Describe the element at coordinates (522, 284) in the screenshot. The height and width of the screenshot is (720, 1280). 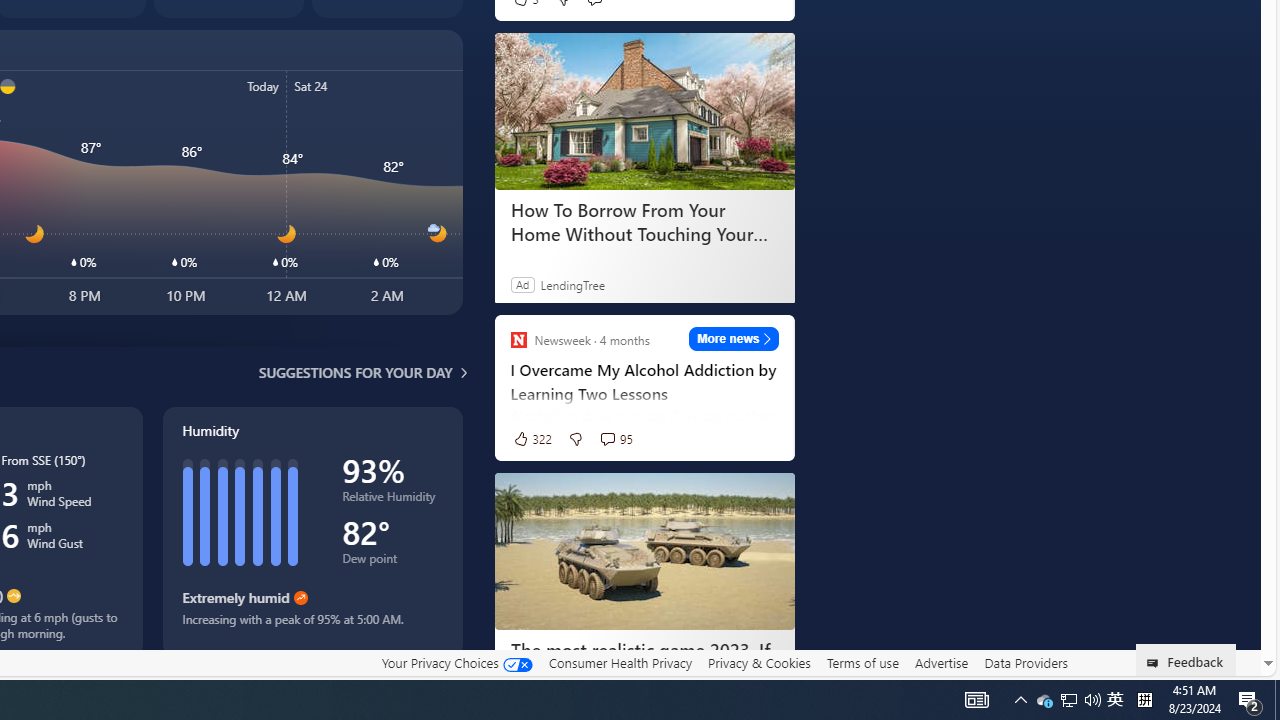
I see `'Ad'` at that location.